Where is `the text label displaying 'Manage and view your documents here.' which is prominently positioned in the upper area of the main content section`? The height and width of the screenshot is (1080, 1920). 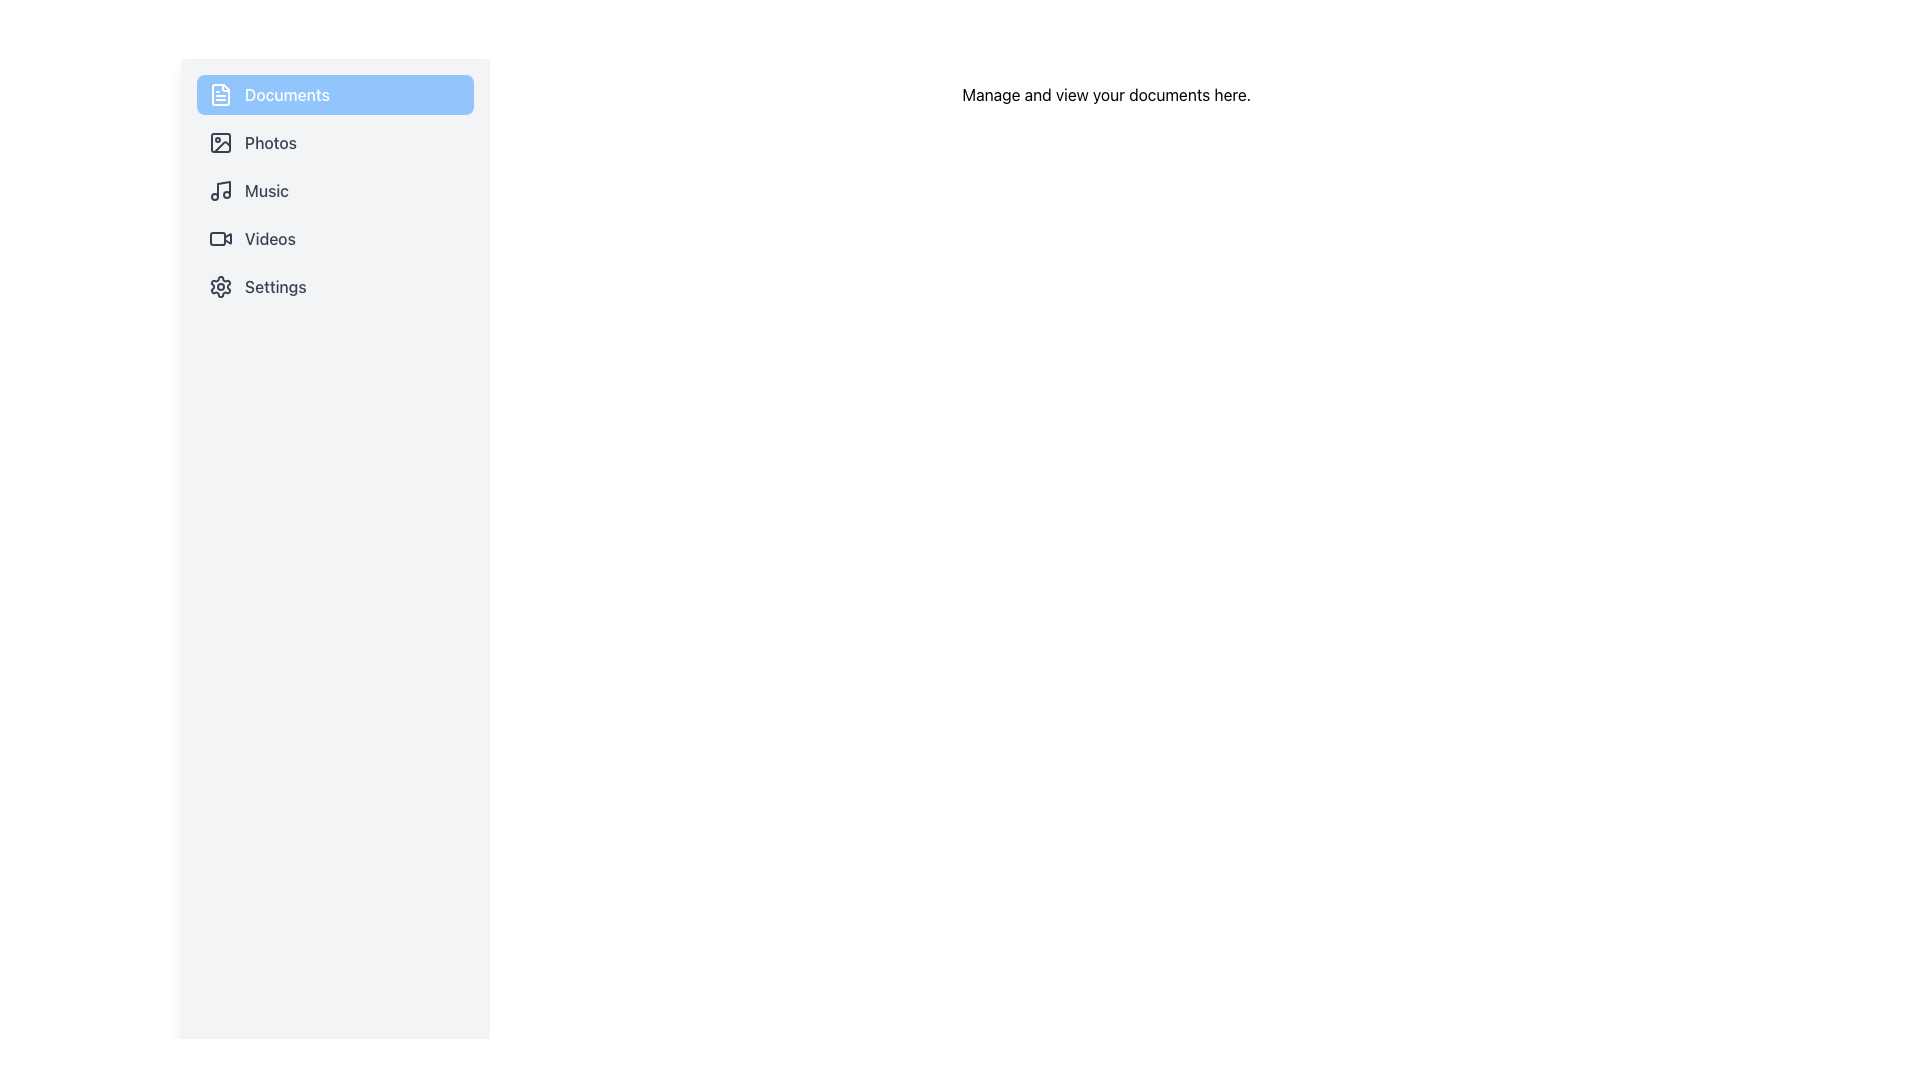 the text label displaying 'Manage and view your documents here.' which is prominently positioned in the upper area of the main content section is located at coordinates (1105, 95).